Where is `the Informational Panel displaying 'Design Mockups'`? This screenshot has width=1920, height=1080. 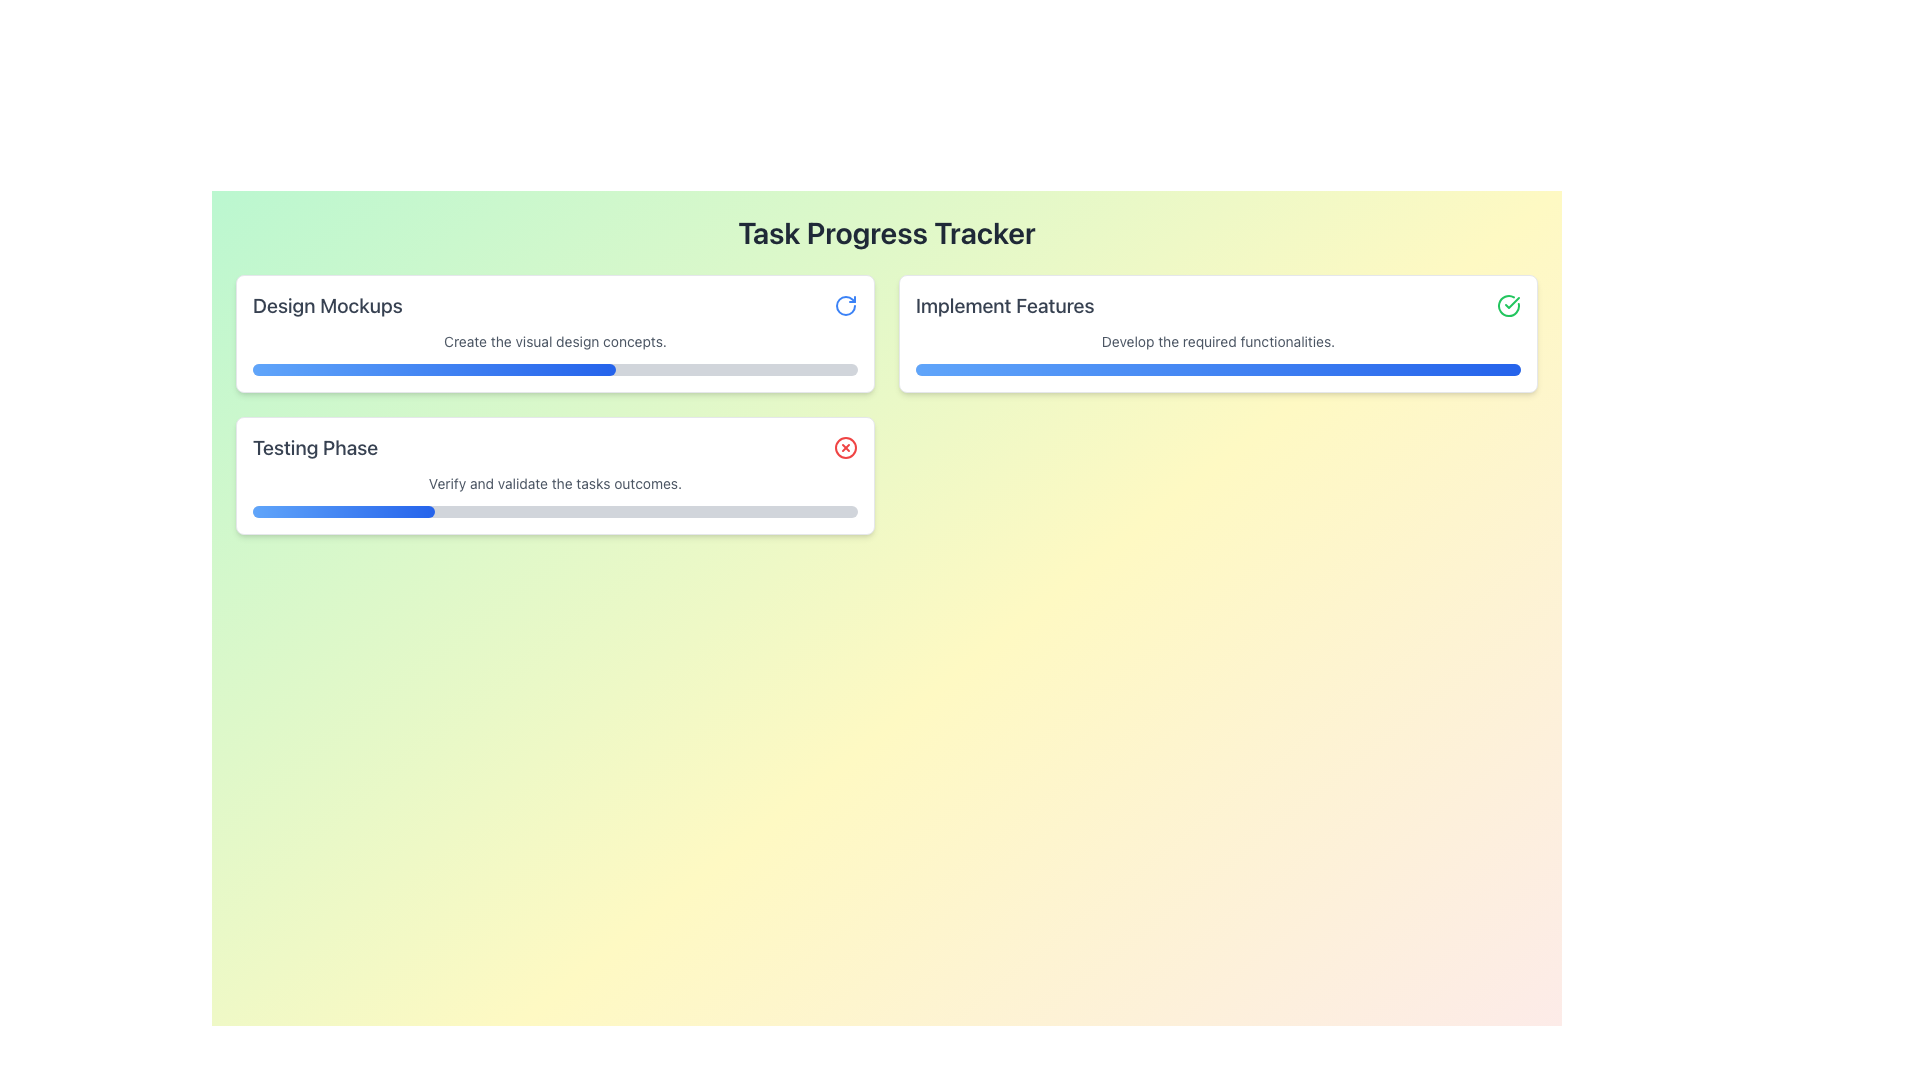 the Informational Panel displaying 'Design Mockups' is located at coordinates (555, 333).